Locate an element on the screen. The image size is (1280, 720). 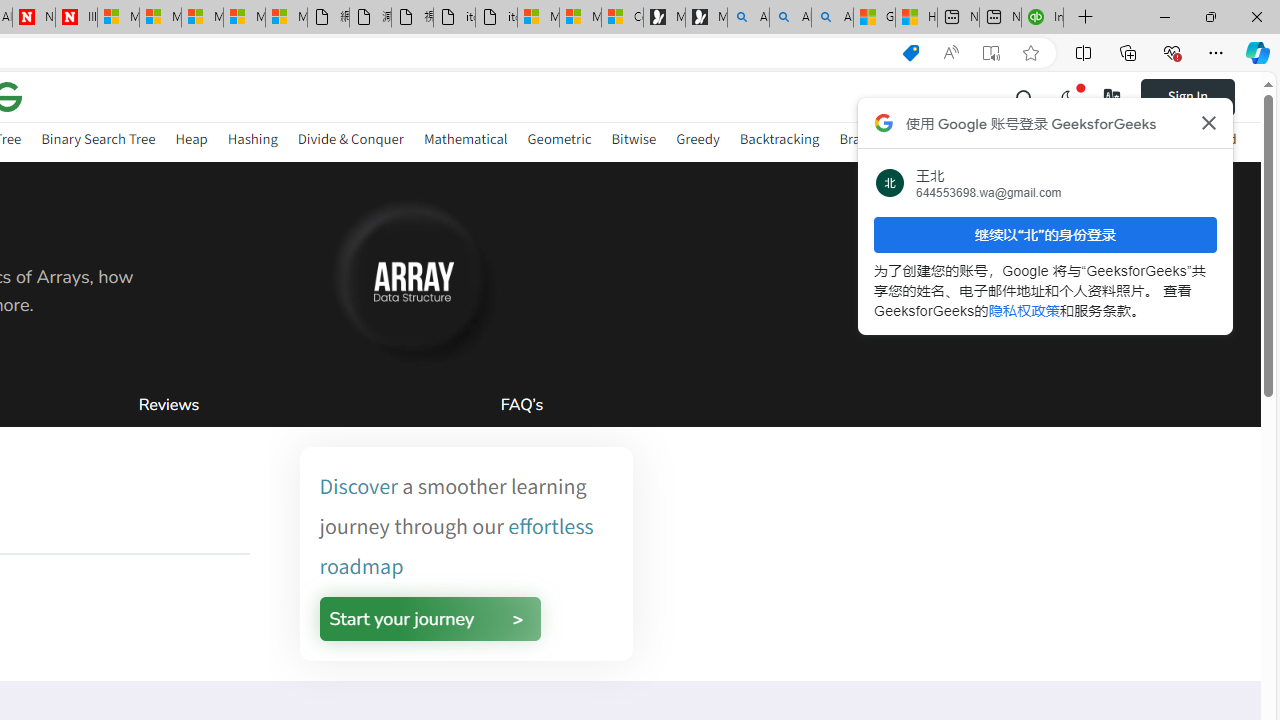
'Heap' is located at coordinates (191, 141).